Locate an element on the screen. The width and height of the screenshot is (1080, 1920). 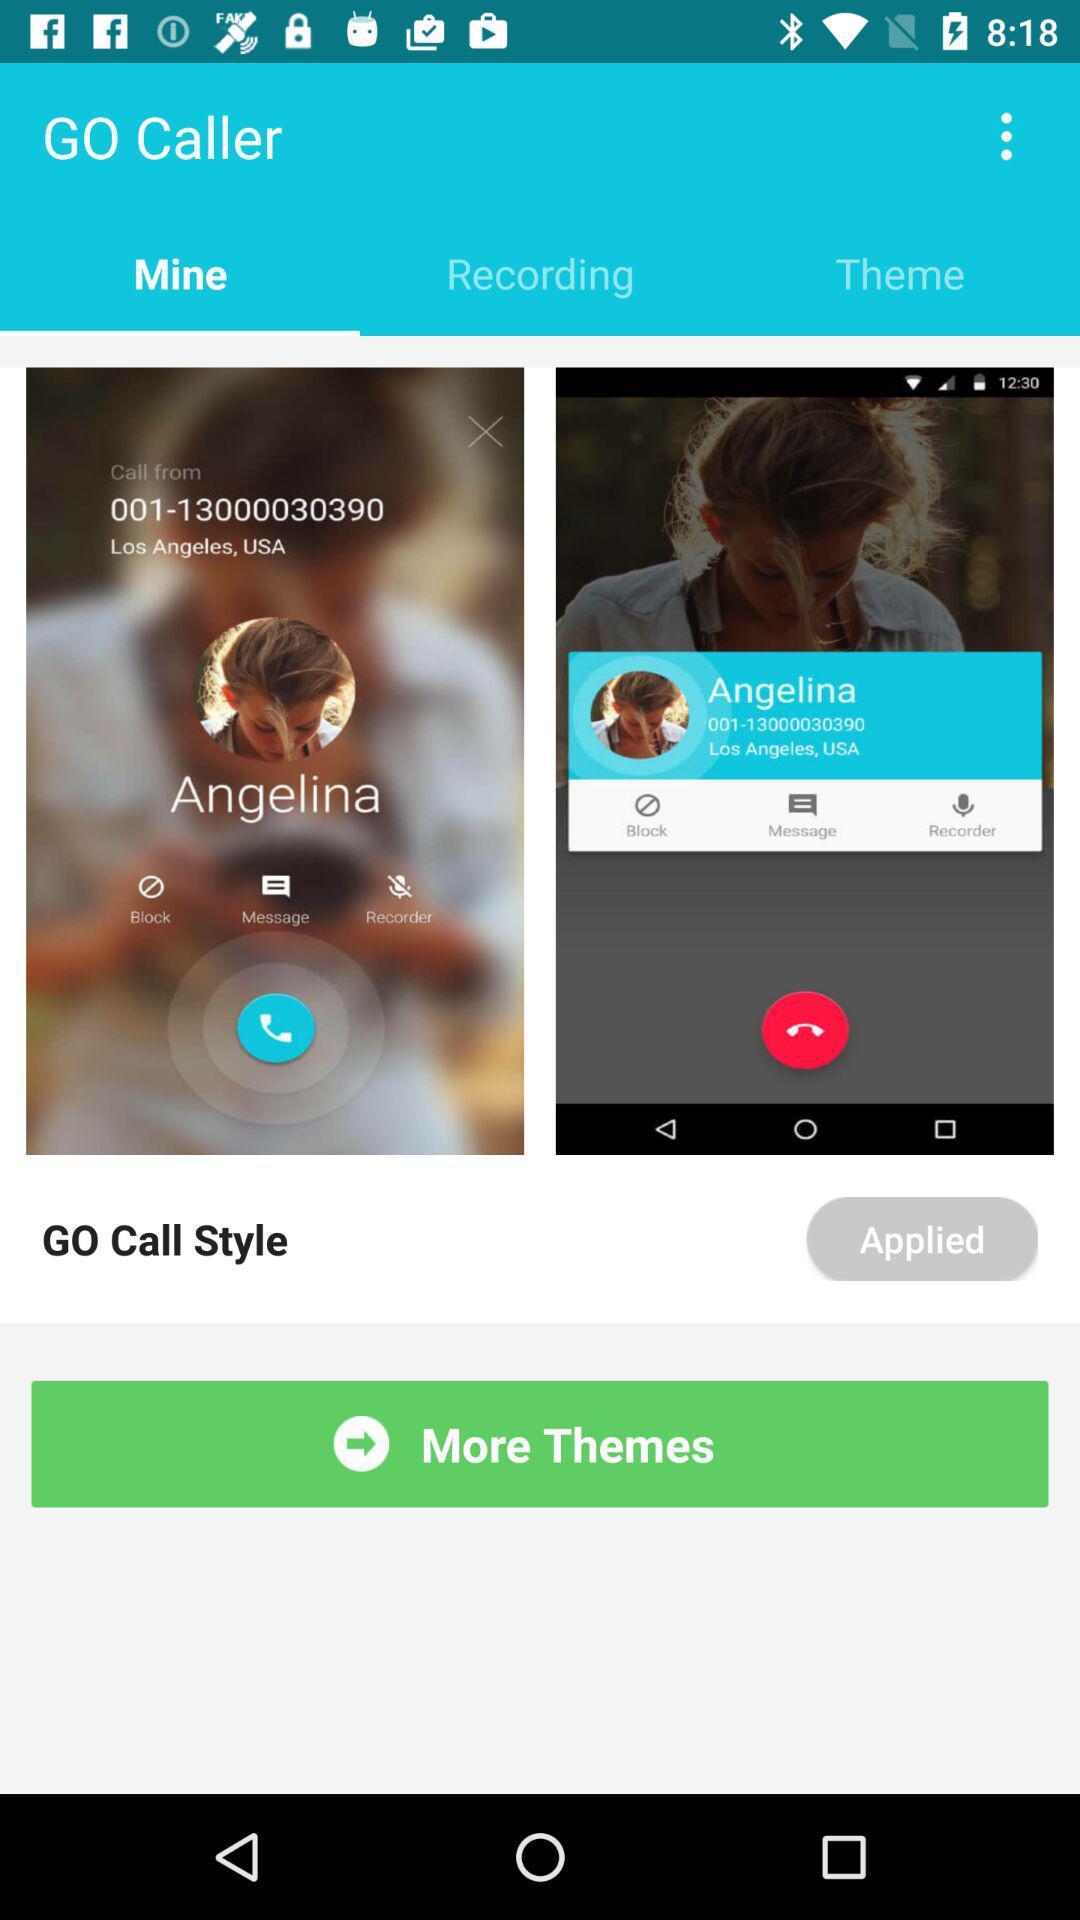
item above theme item is located at coordinates (1006, 135).